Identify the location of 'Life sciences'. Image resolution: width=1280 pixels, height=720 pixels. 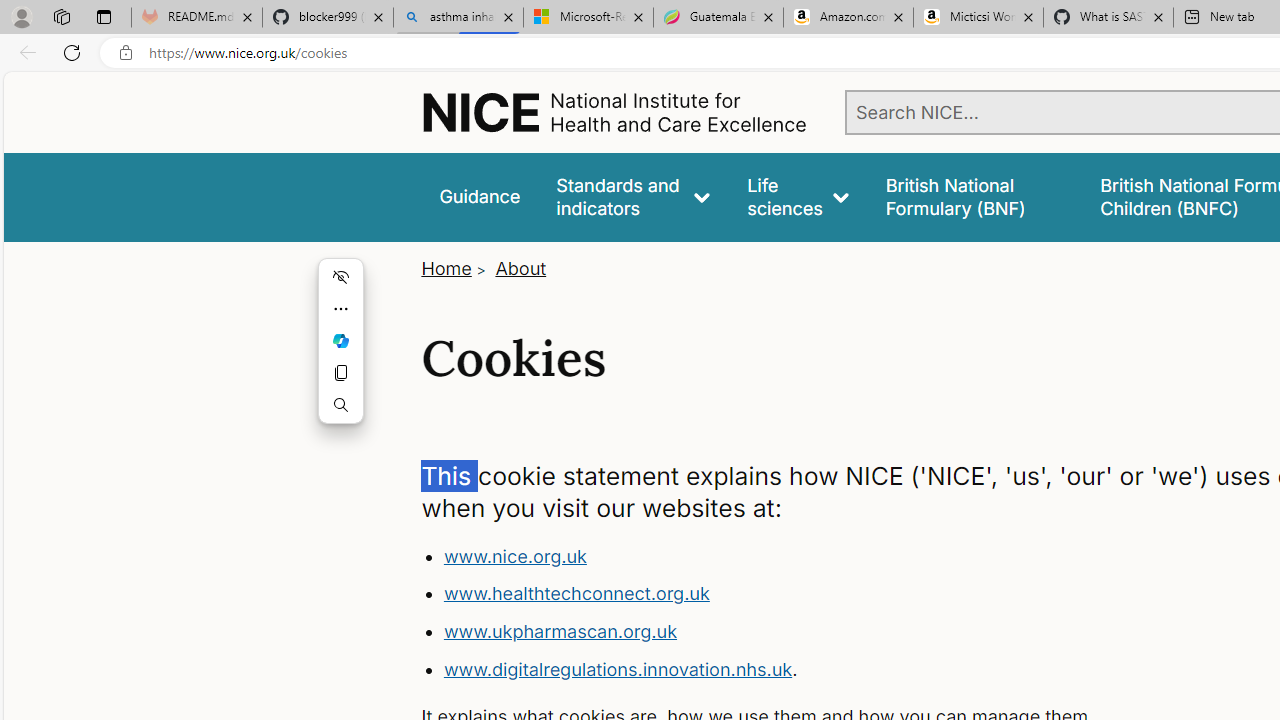
(797, 197).